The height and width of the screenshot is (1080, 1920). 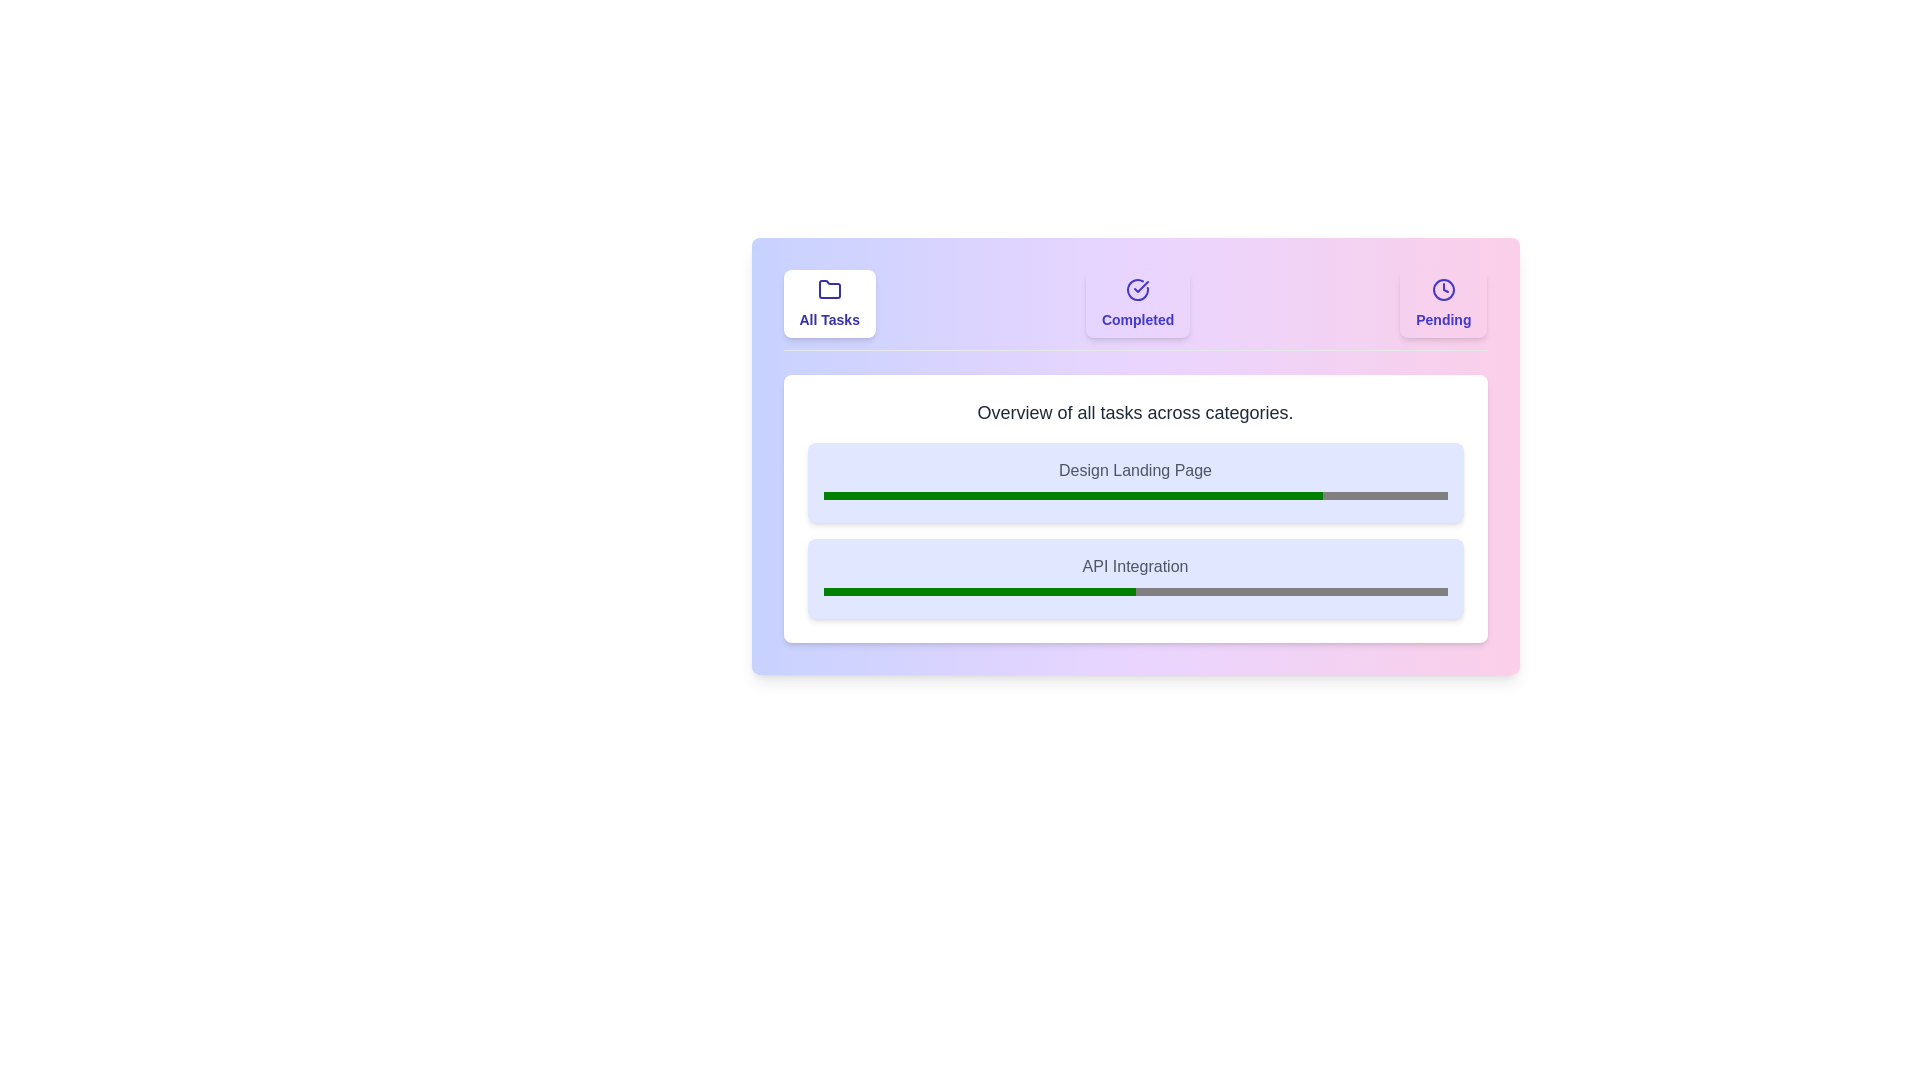 What do you see at coordinates (829, 319) in the screenshot?
I see `the 'All Tasks' label, which is a bold dark blue text located below a folder icon in the top-left panel of the interface` at bounding box center [829, 319].